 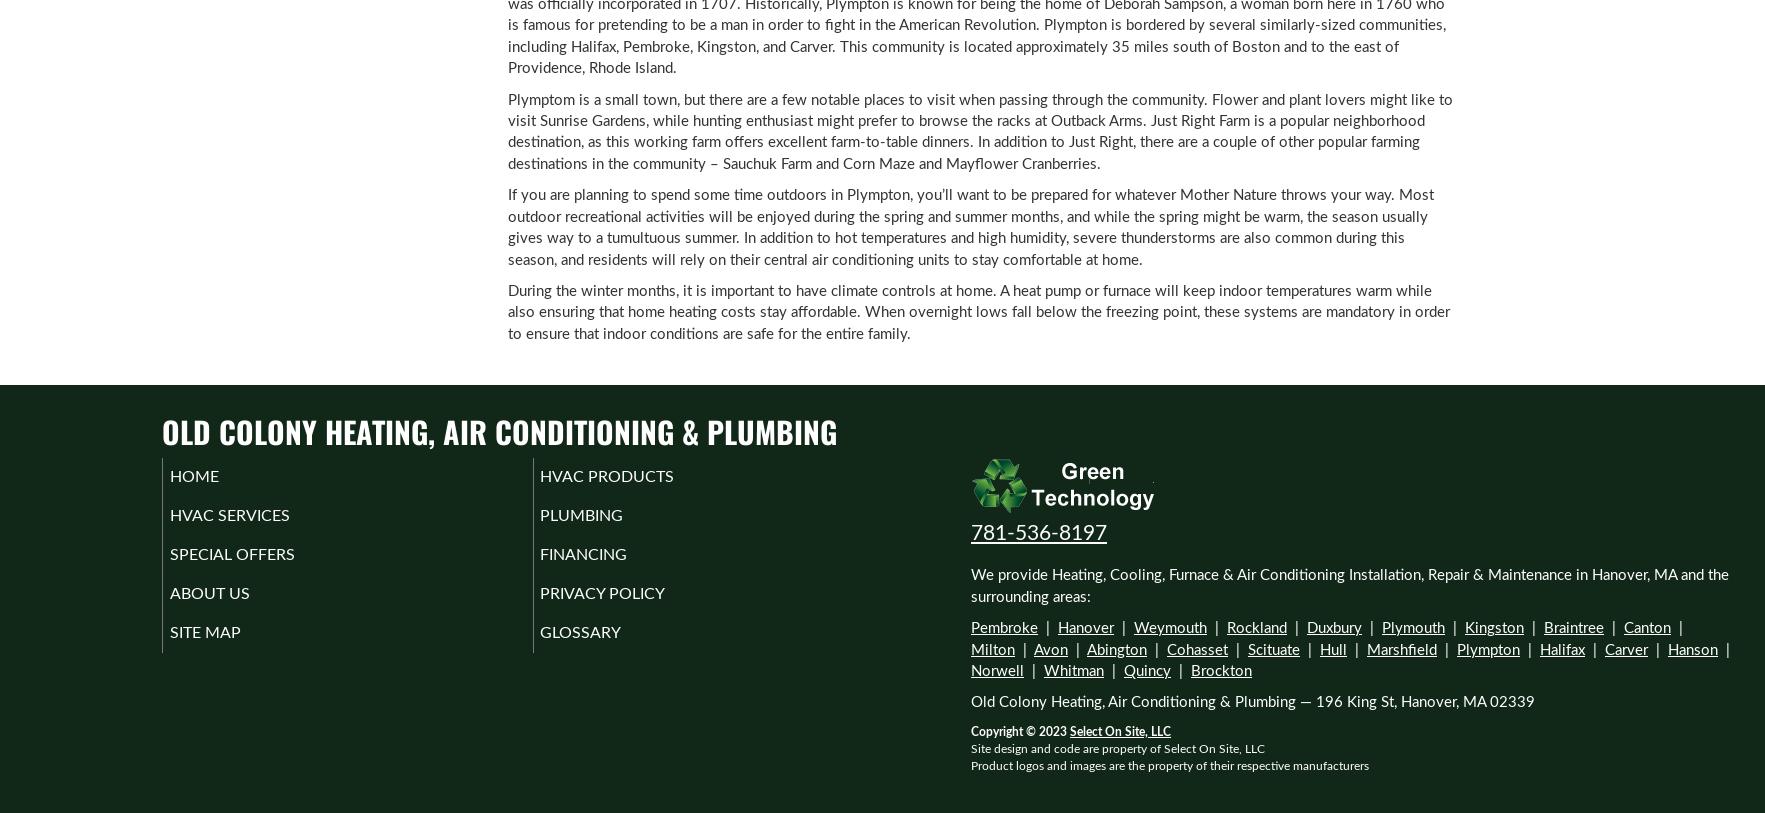 I want to click on 'Quincy', so click(x=1147, y=670).